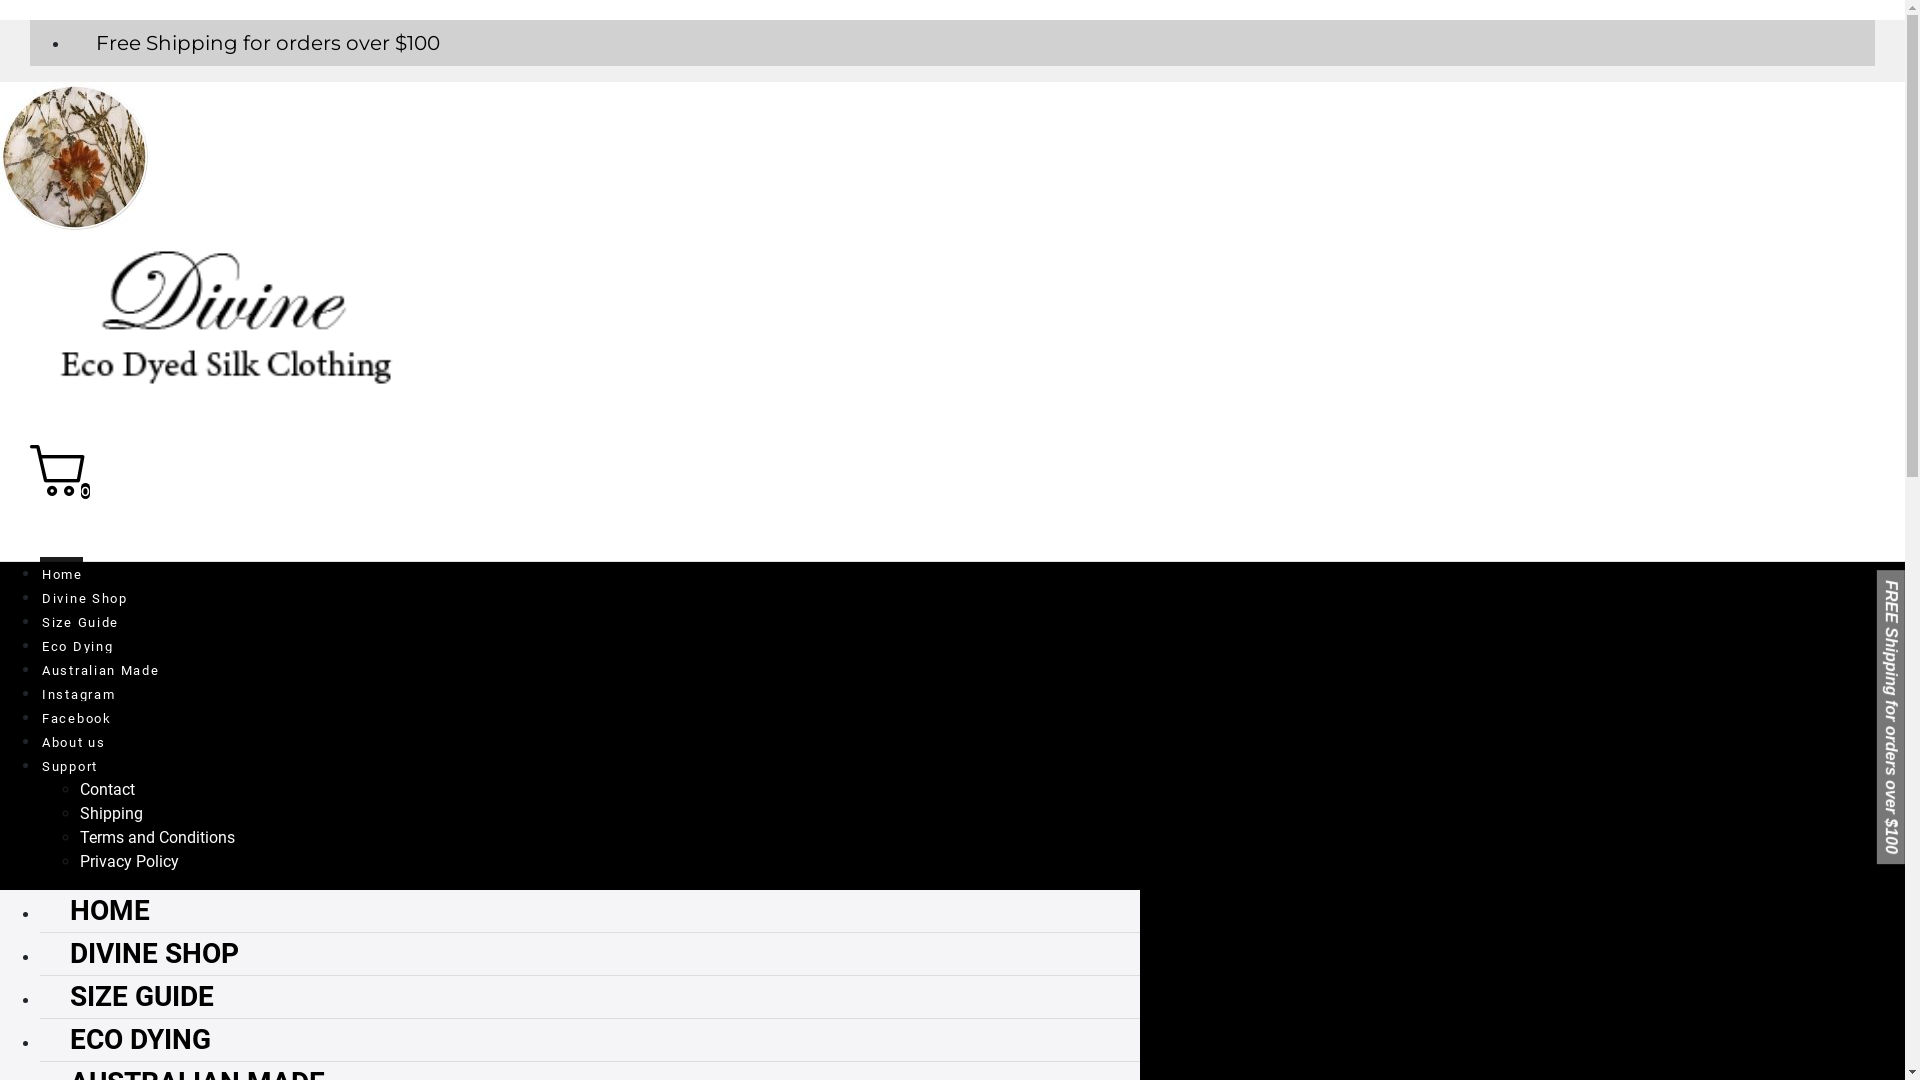 The image size is (1920, 1080). Describe the element at coordinates (76, 642) in the screenshot. I see `'Eco Dying'` at that location.